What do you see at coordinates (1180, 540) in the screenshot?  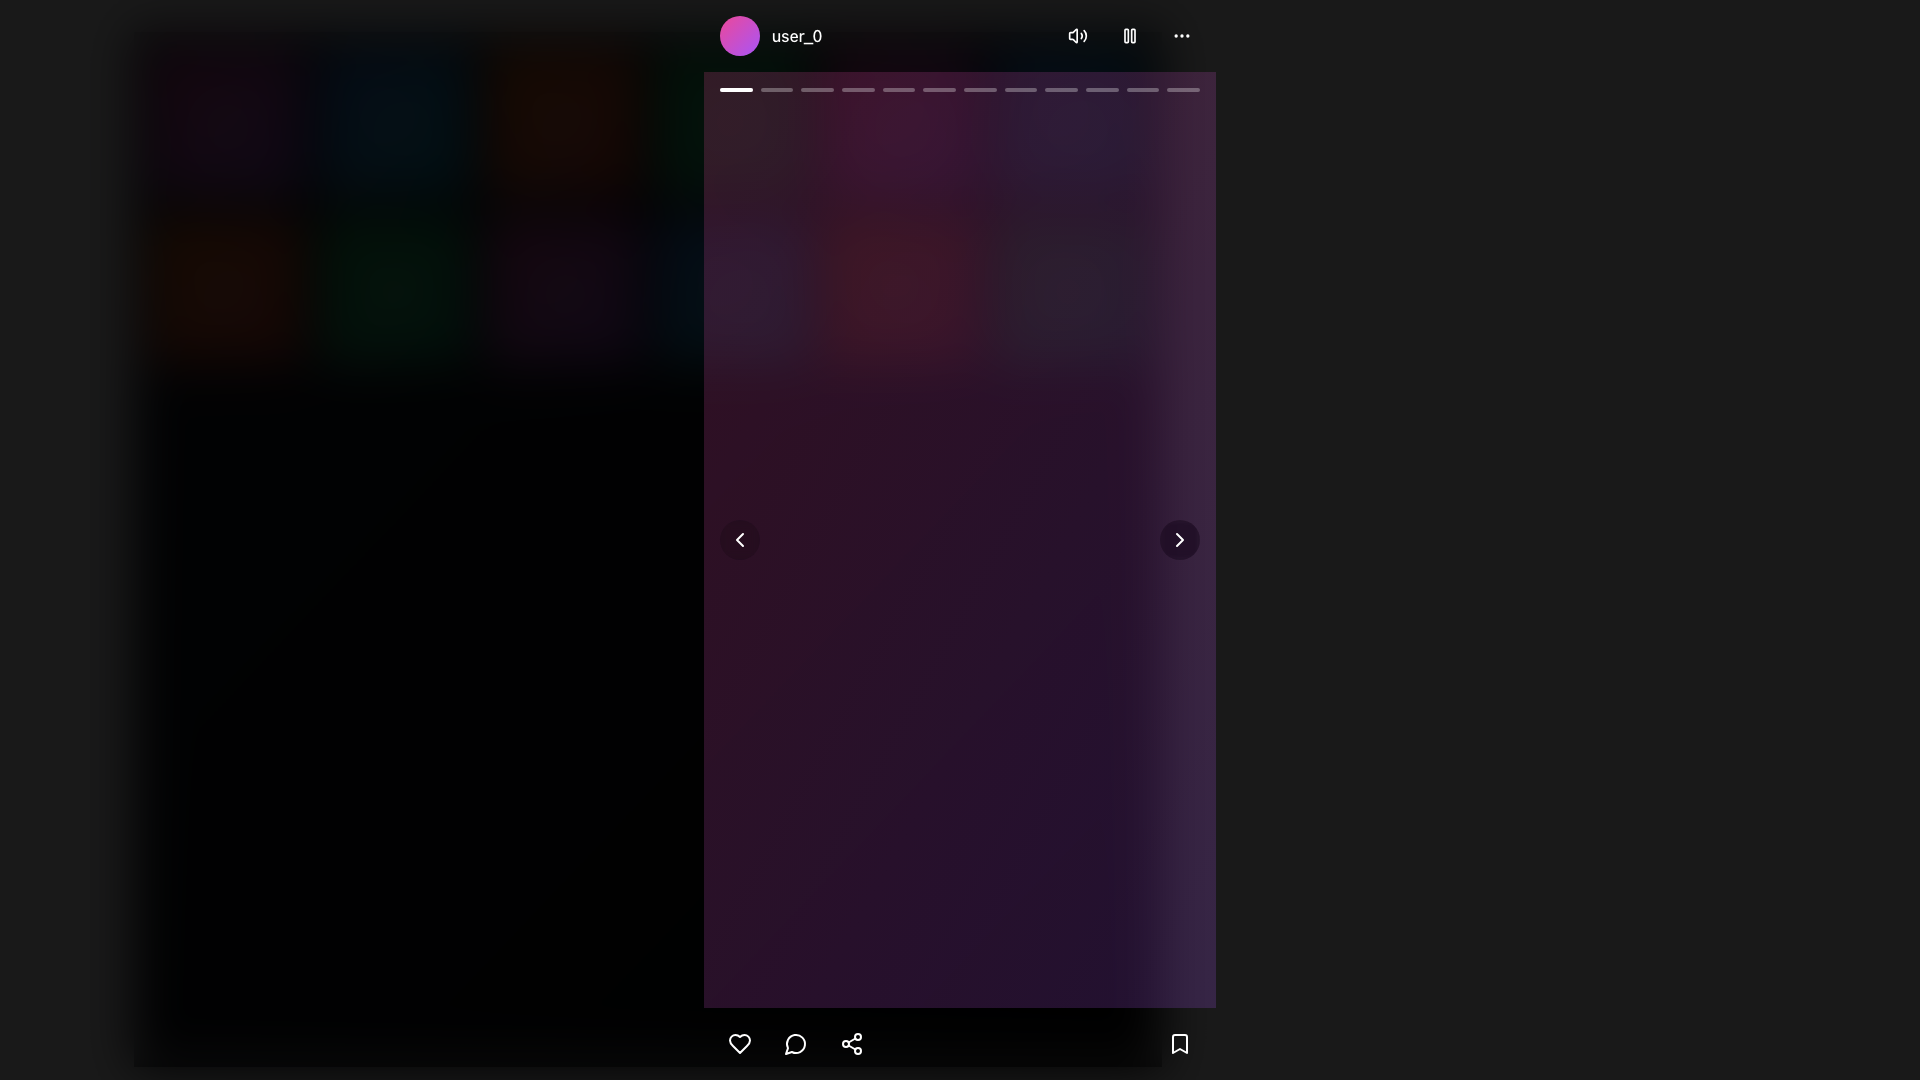 I see `the chevron icon located at the right-center of a circular button with a semi-transparent black background` at bounding box center [1180, 540].